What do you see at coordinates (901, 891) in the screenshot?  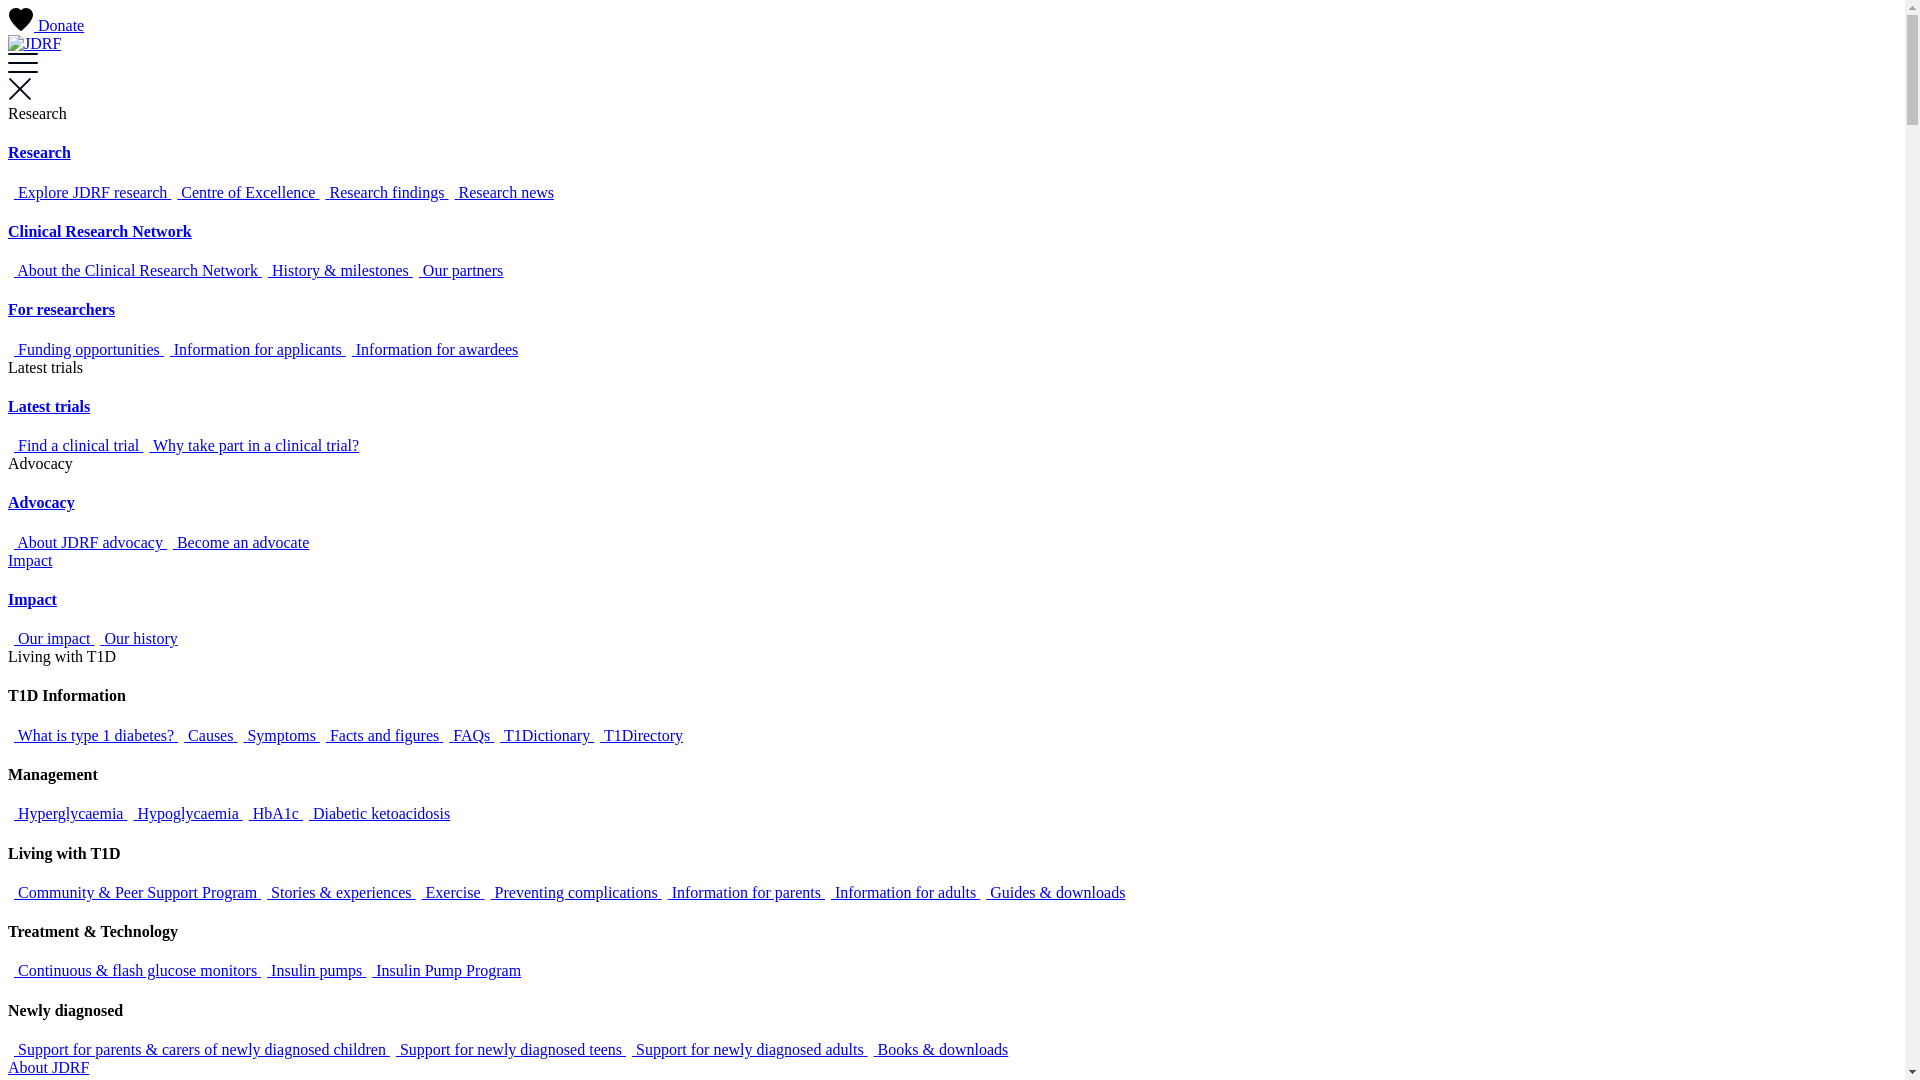 I see `'Information for adults'` at bounding box center [901, 891].